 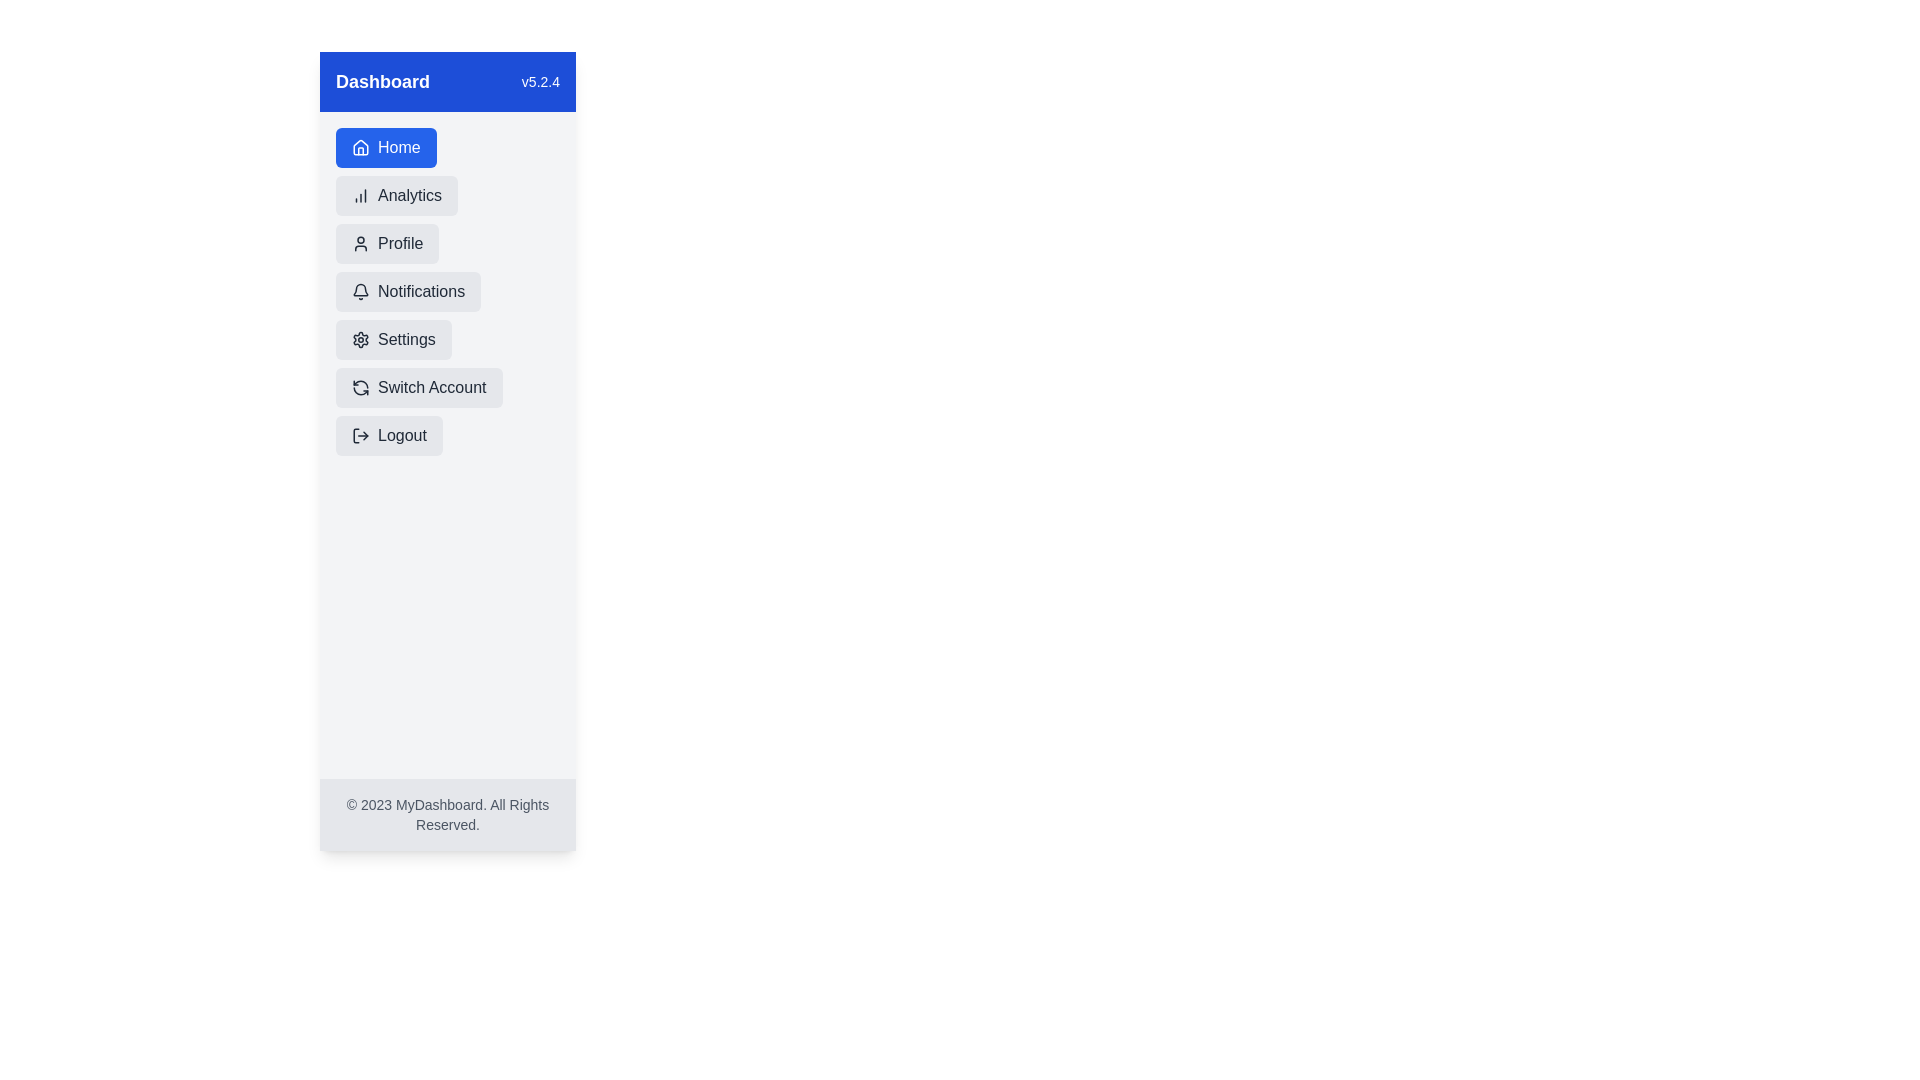 I want to click on the SVG Icon representing the logout action located in the menu section of the side navigation panel to log out, so click(x=360, y=434).